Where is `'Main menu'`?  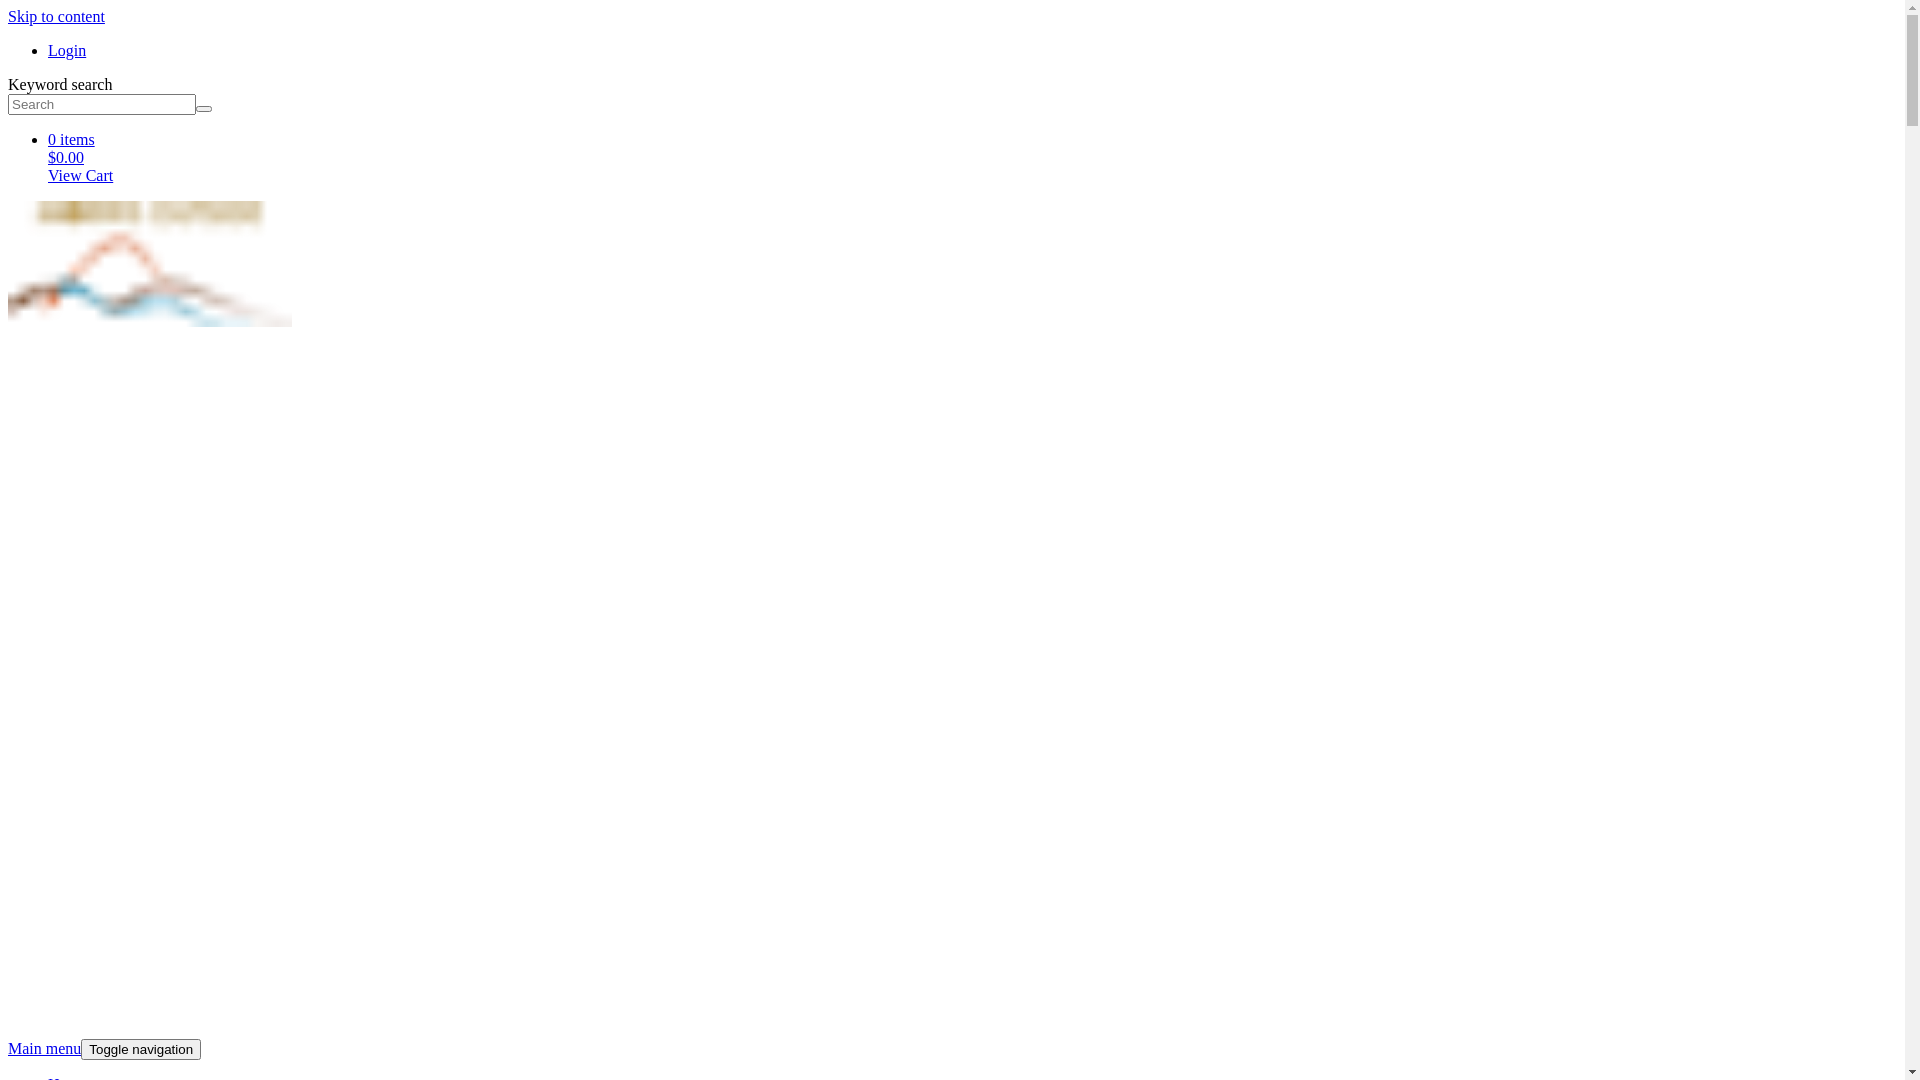
'Main menu' is located at coordinates (44, 1047).